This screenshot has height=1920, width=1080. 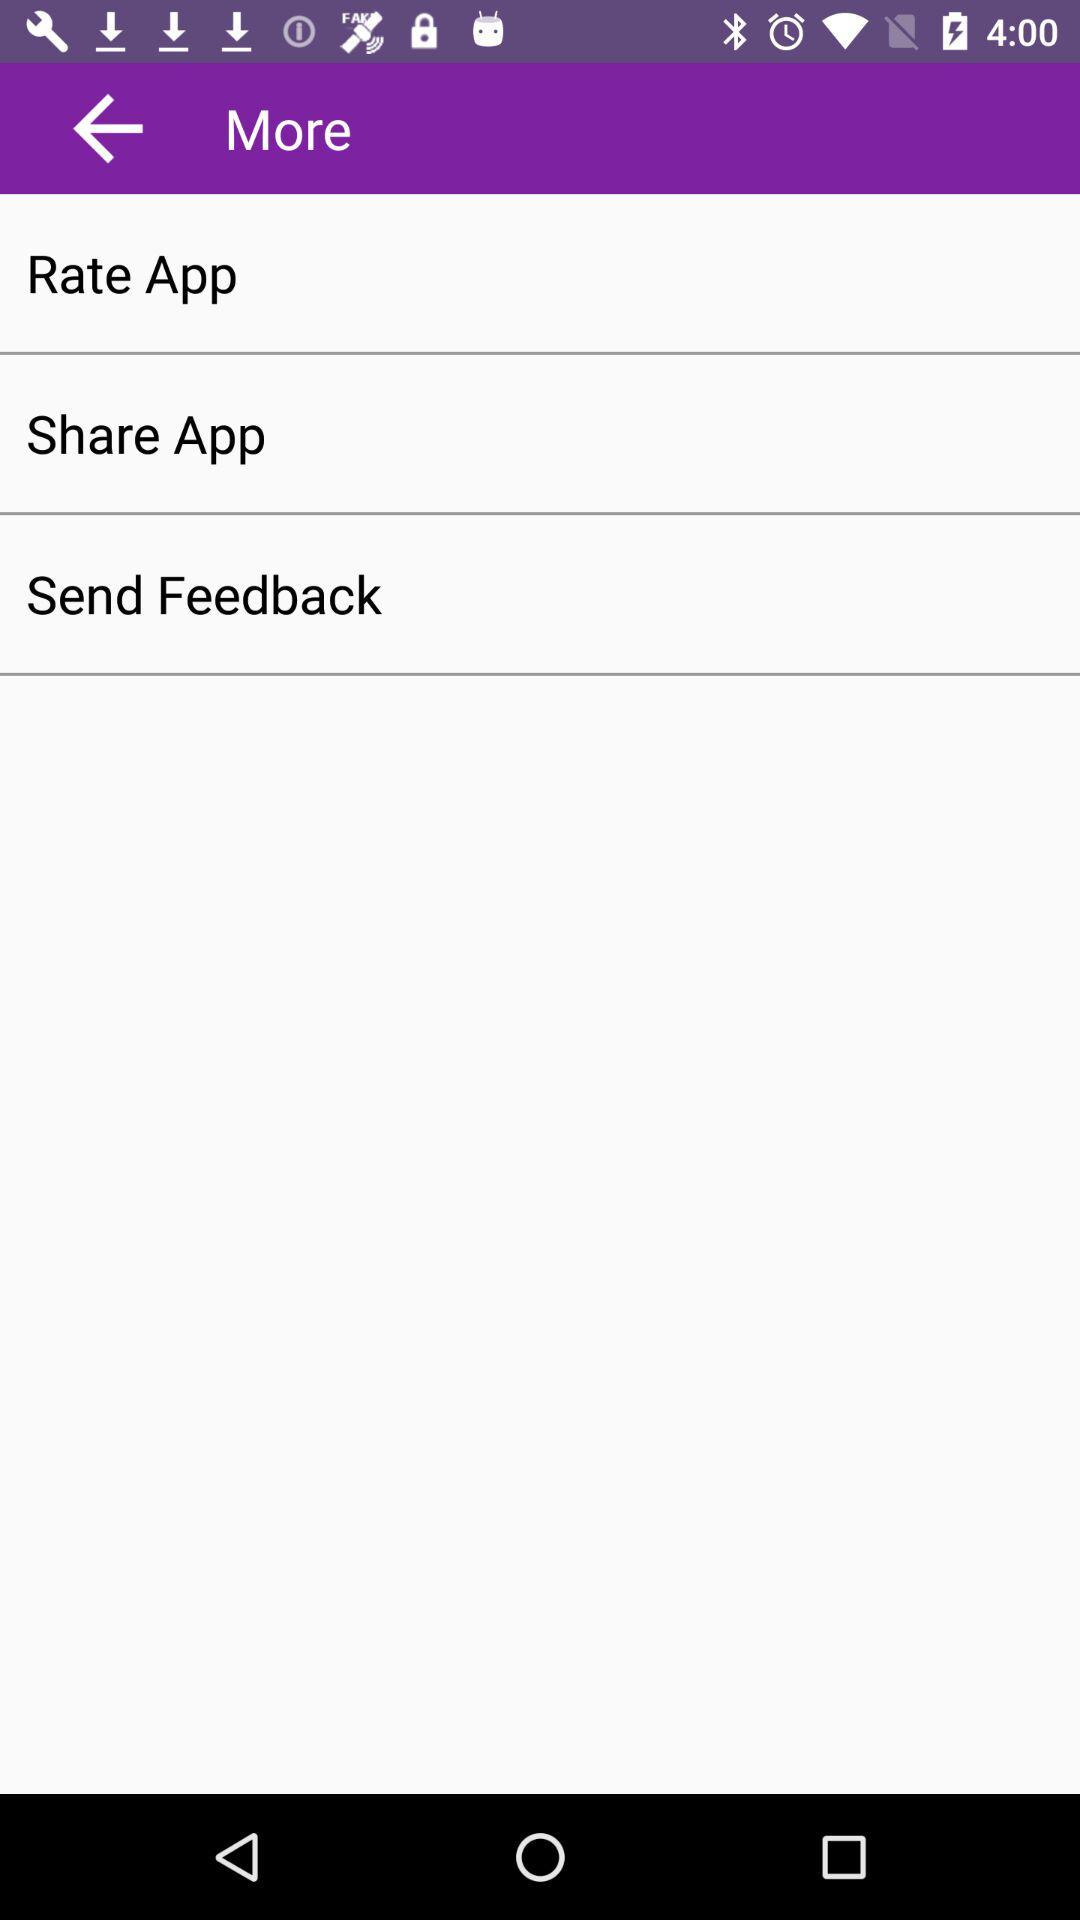 What do you see at coordinates (540, 593) in the screenshot?
I see `send feedback icon` at bounding box center [540, 593].